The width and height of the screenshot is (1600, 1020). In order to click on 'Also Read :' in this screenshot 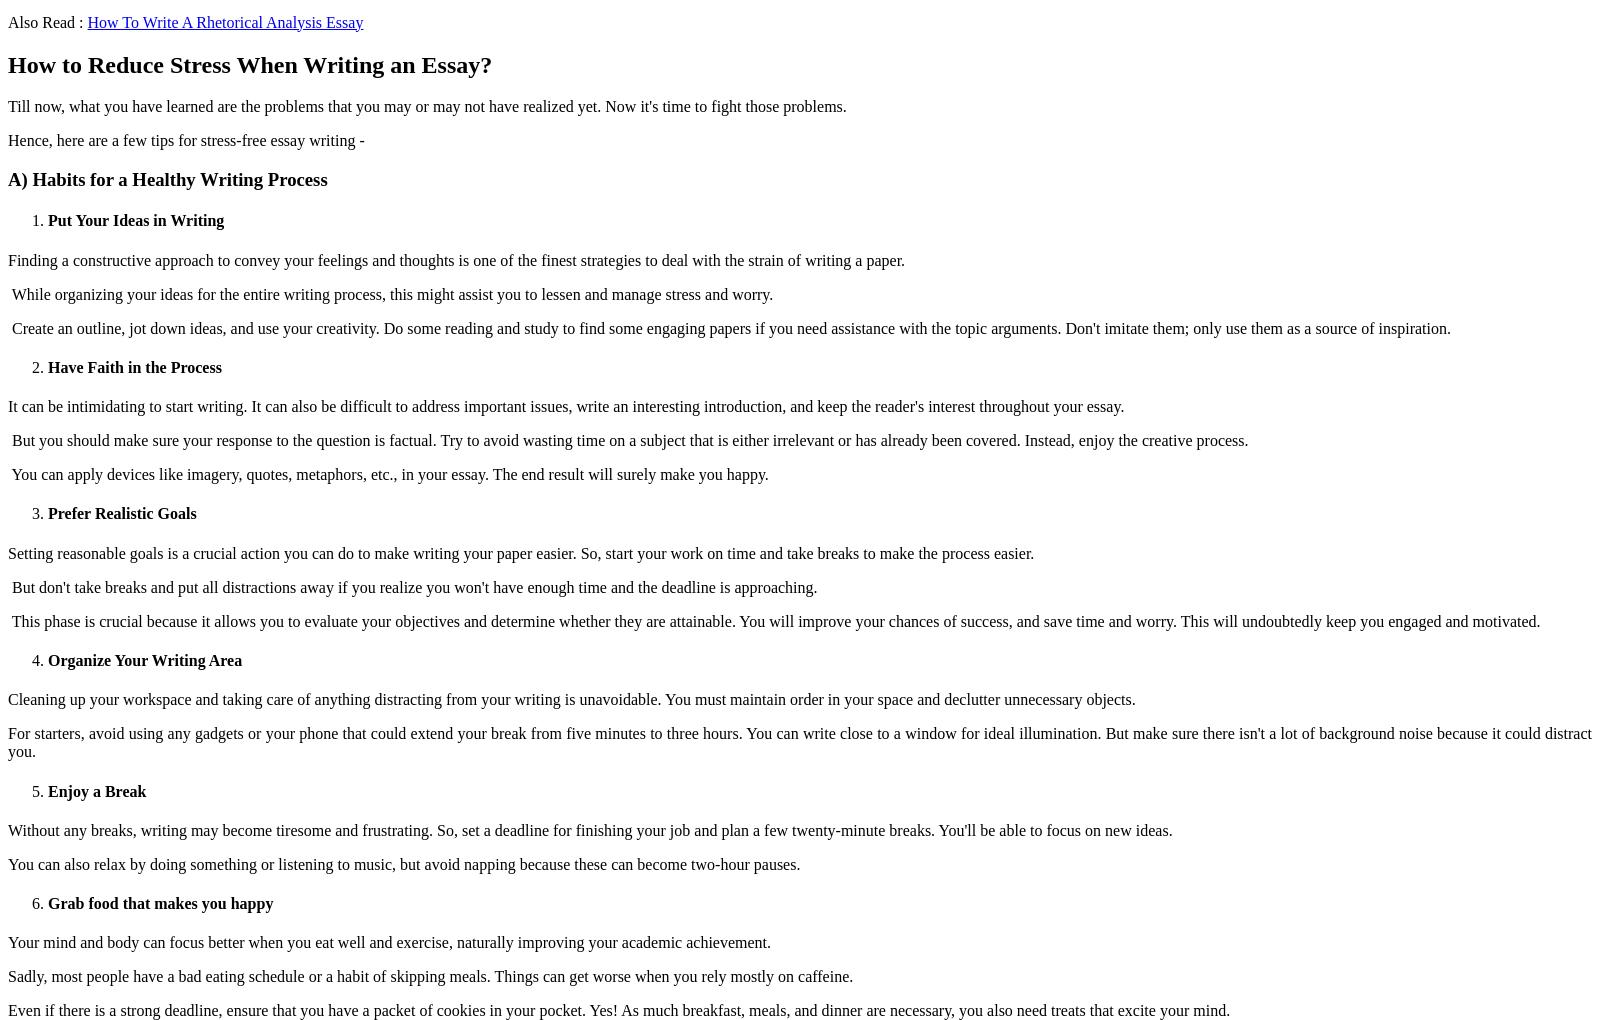, I will do `click(46, 20)`.